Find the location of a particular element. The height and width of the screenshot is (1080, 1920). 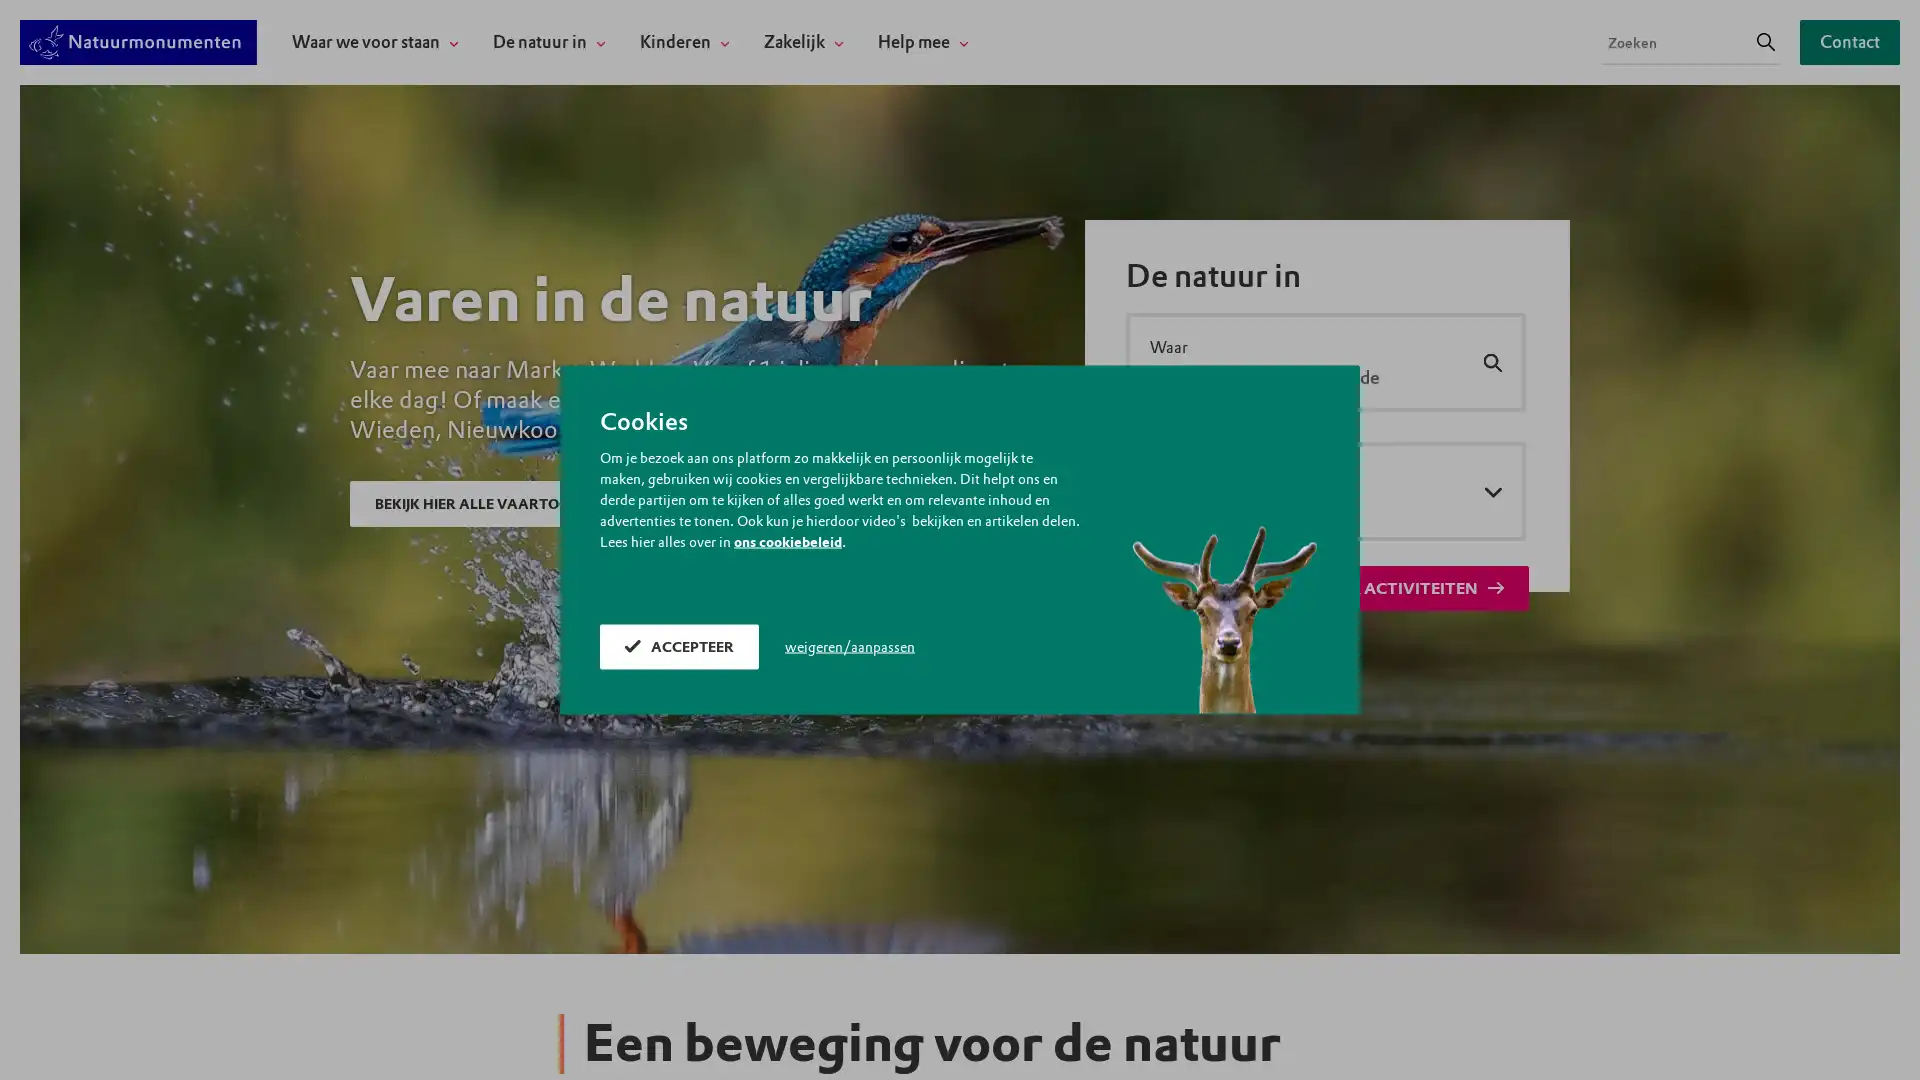

ACCEPTEER vinkje klein is located at coordinates (679, 646).